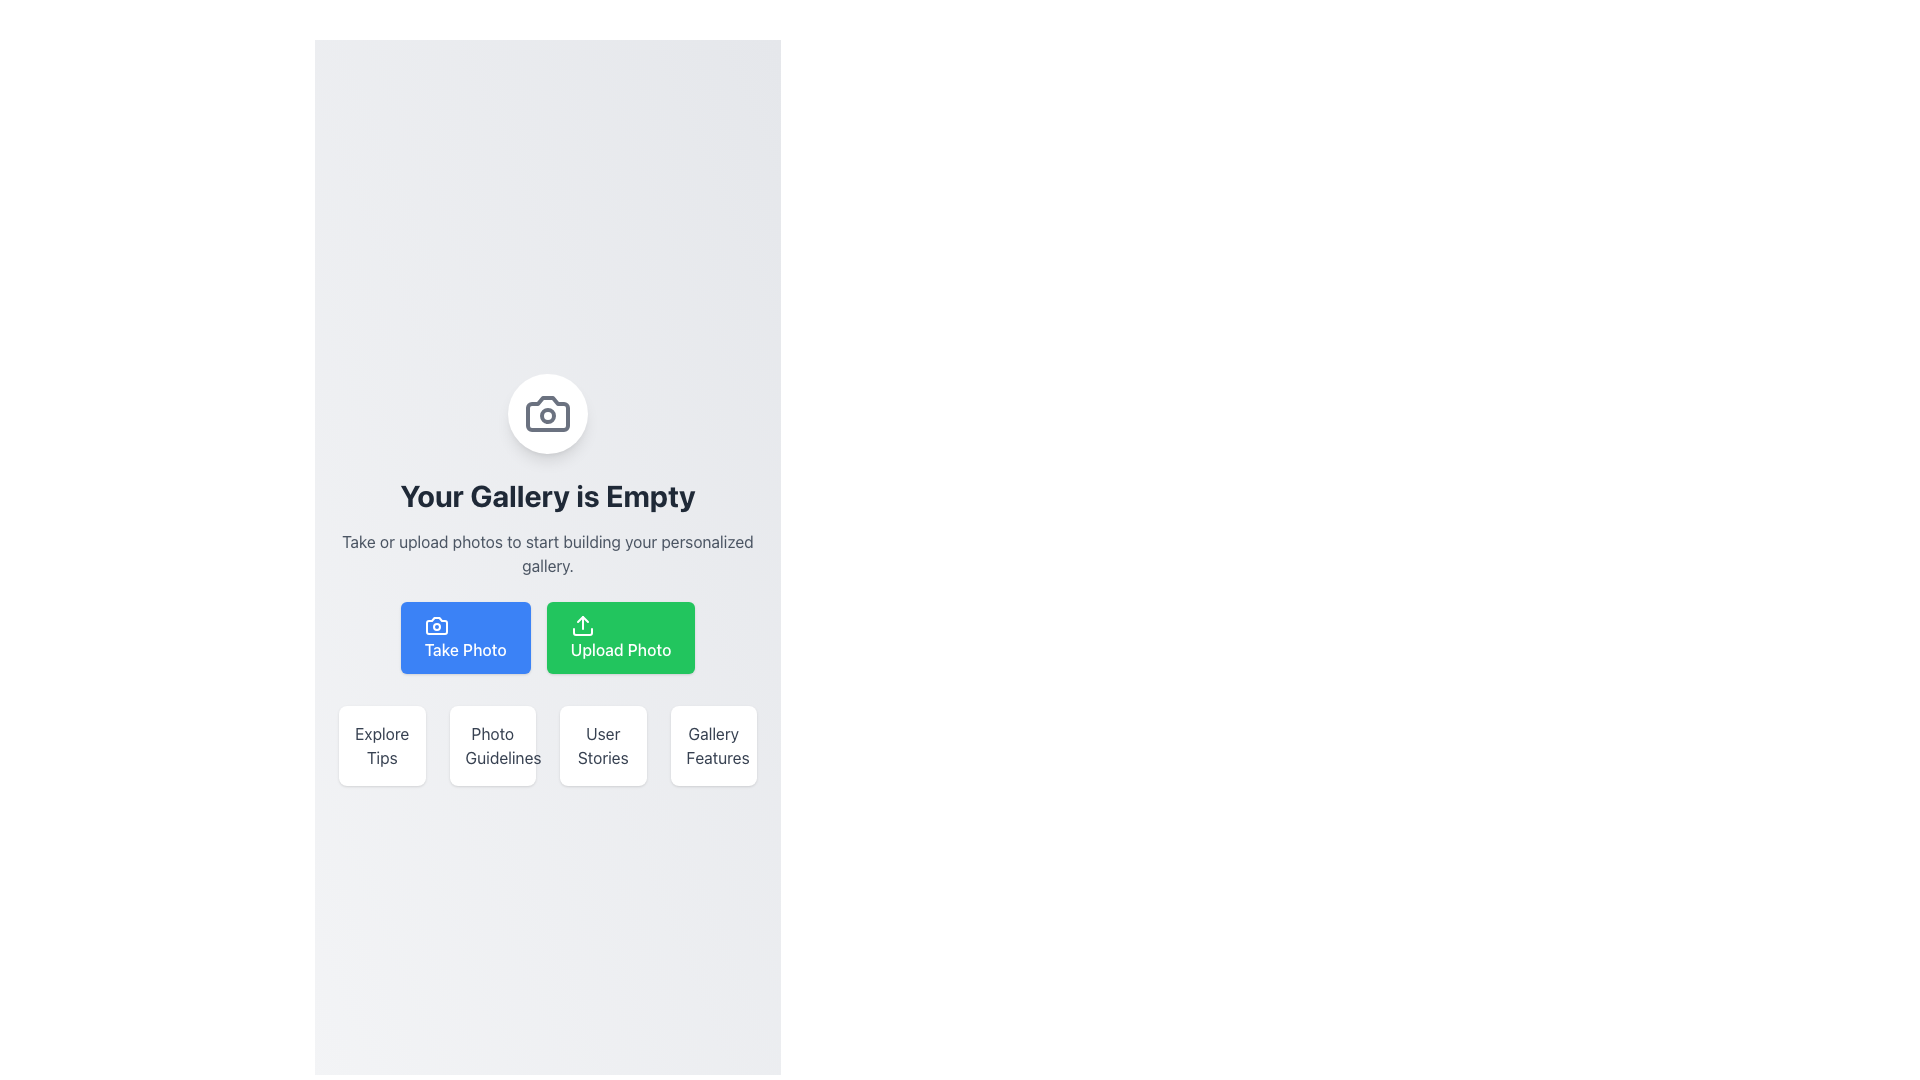 The width and height of the screenshot is (1920, 1080). Describe the element at coordinates (435, 624) in the screenshot. I see `the camera icon within the blue button labeled 'Take Photo', which features a minimalistic line-drawn camera symbol positioned to the left of the button's text` at that location.